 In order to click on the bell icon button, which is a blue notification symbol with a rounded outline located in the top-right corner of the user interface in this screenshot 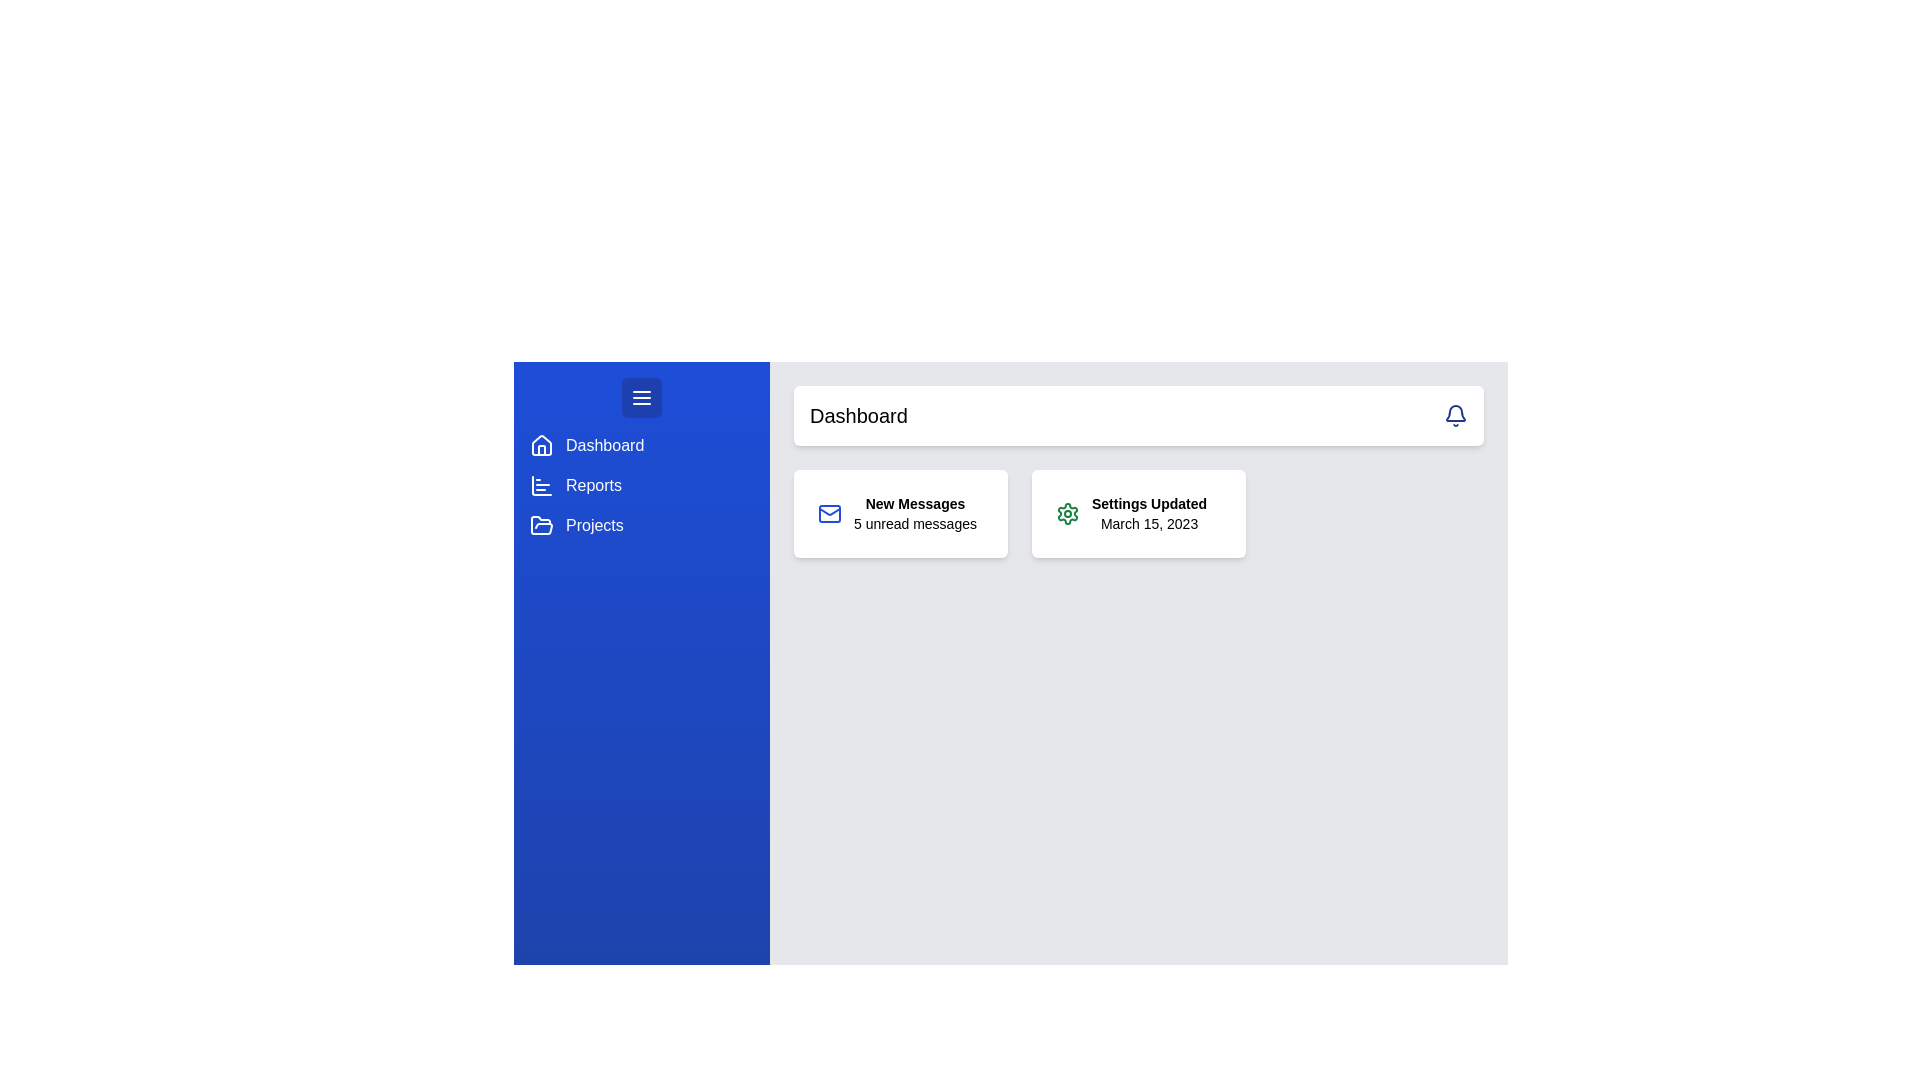, I will do `click(1455, 415)`.